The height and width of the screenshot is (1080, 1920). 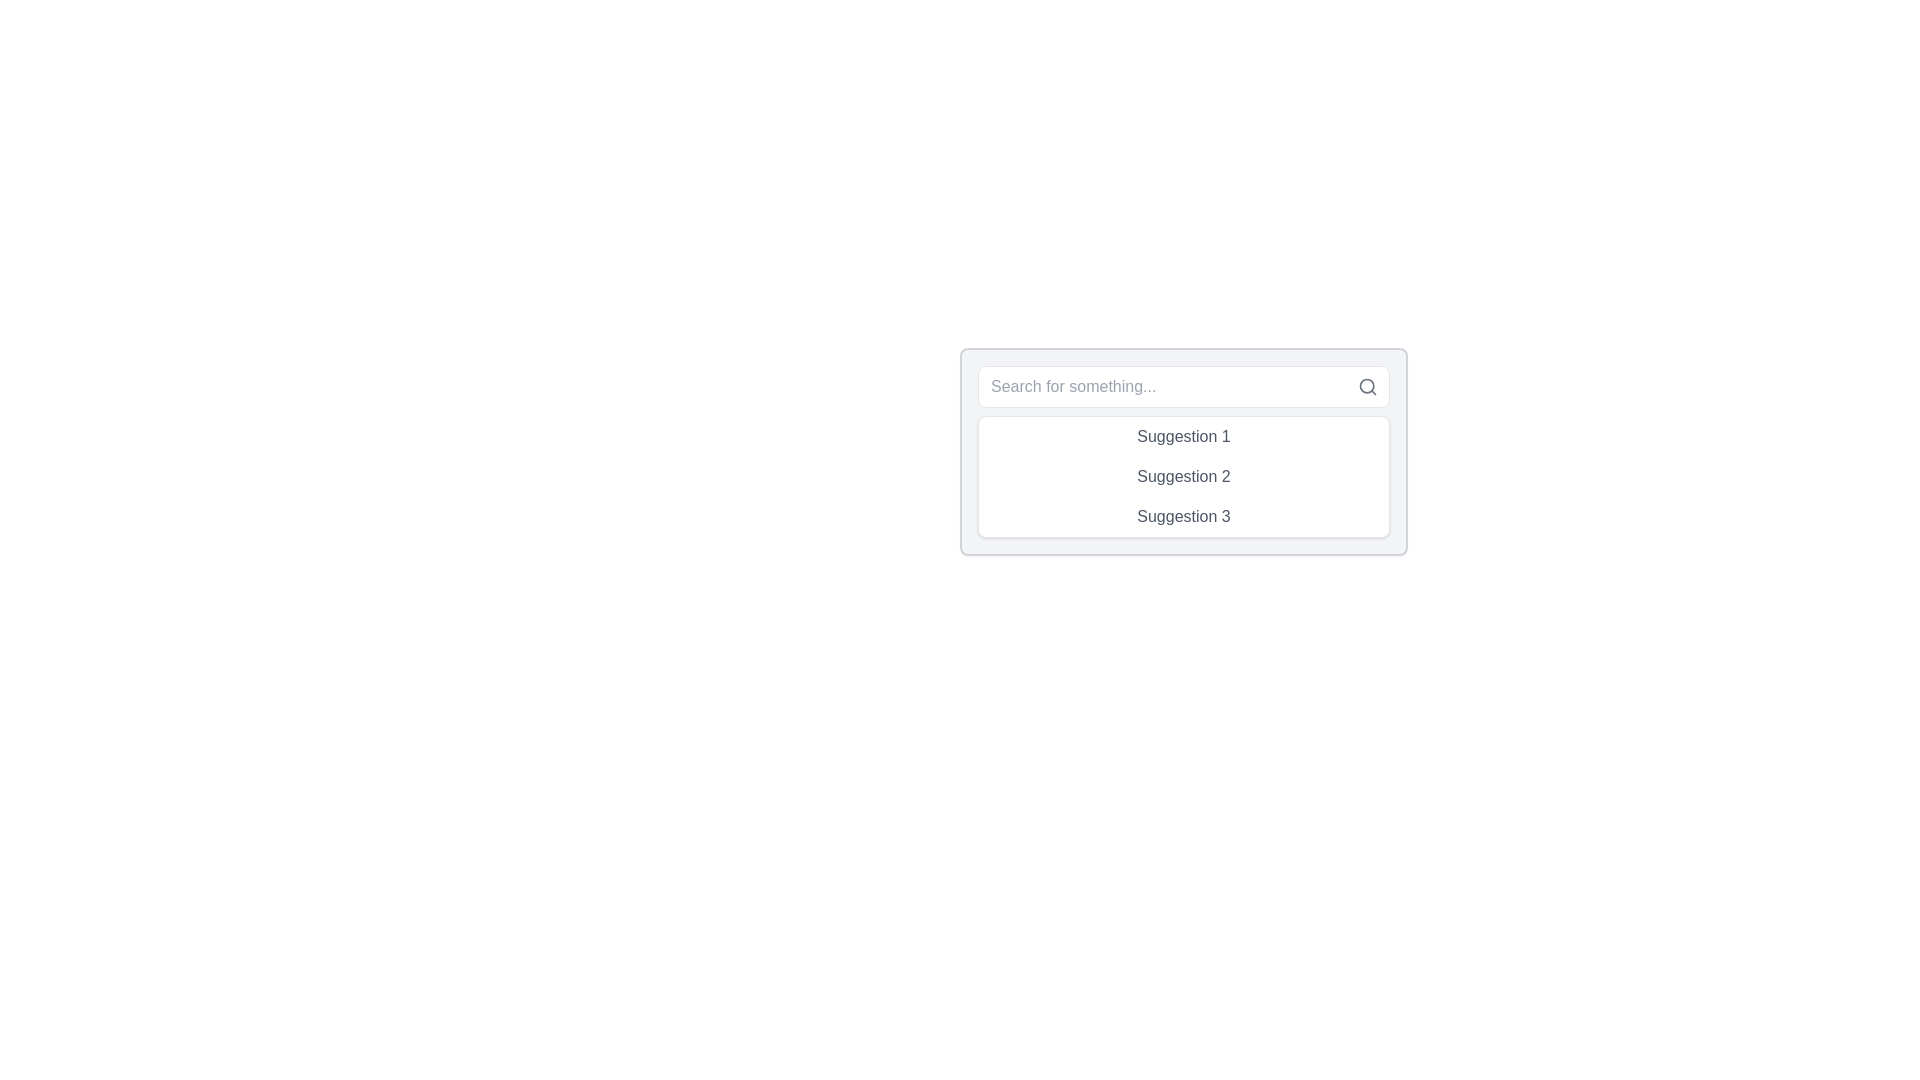 What do you see at coordinates (1367, 386) in the screenshot?
I see `the magnifying glass icon button on the right side of the search input box` at bounding box center [1367, 386].